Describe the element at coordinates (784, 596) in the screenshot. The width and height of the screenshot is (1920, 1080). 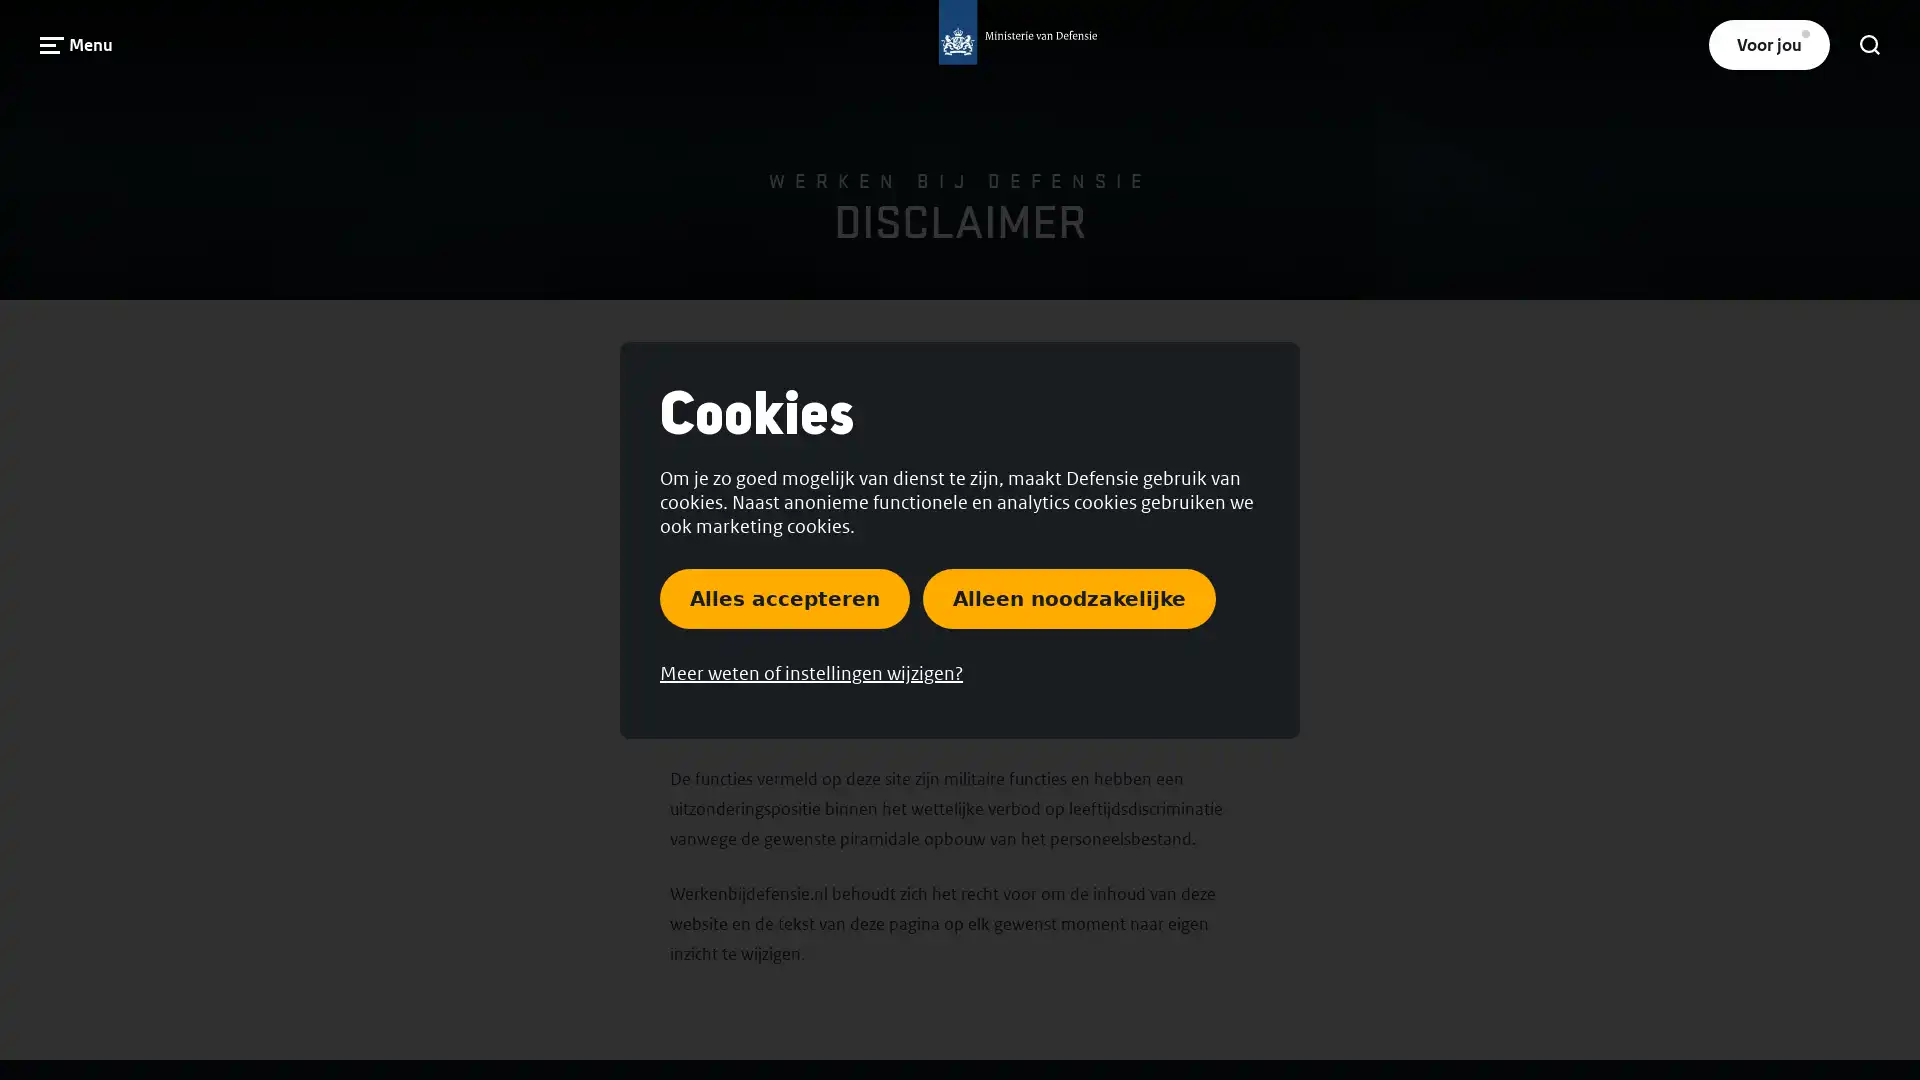
I see `Alles accepteren` at that location.